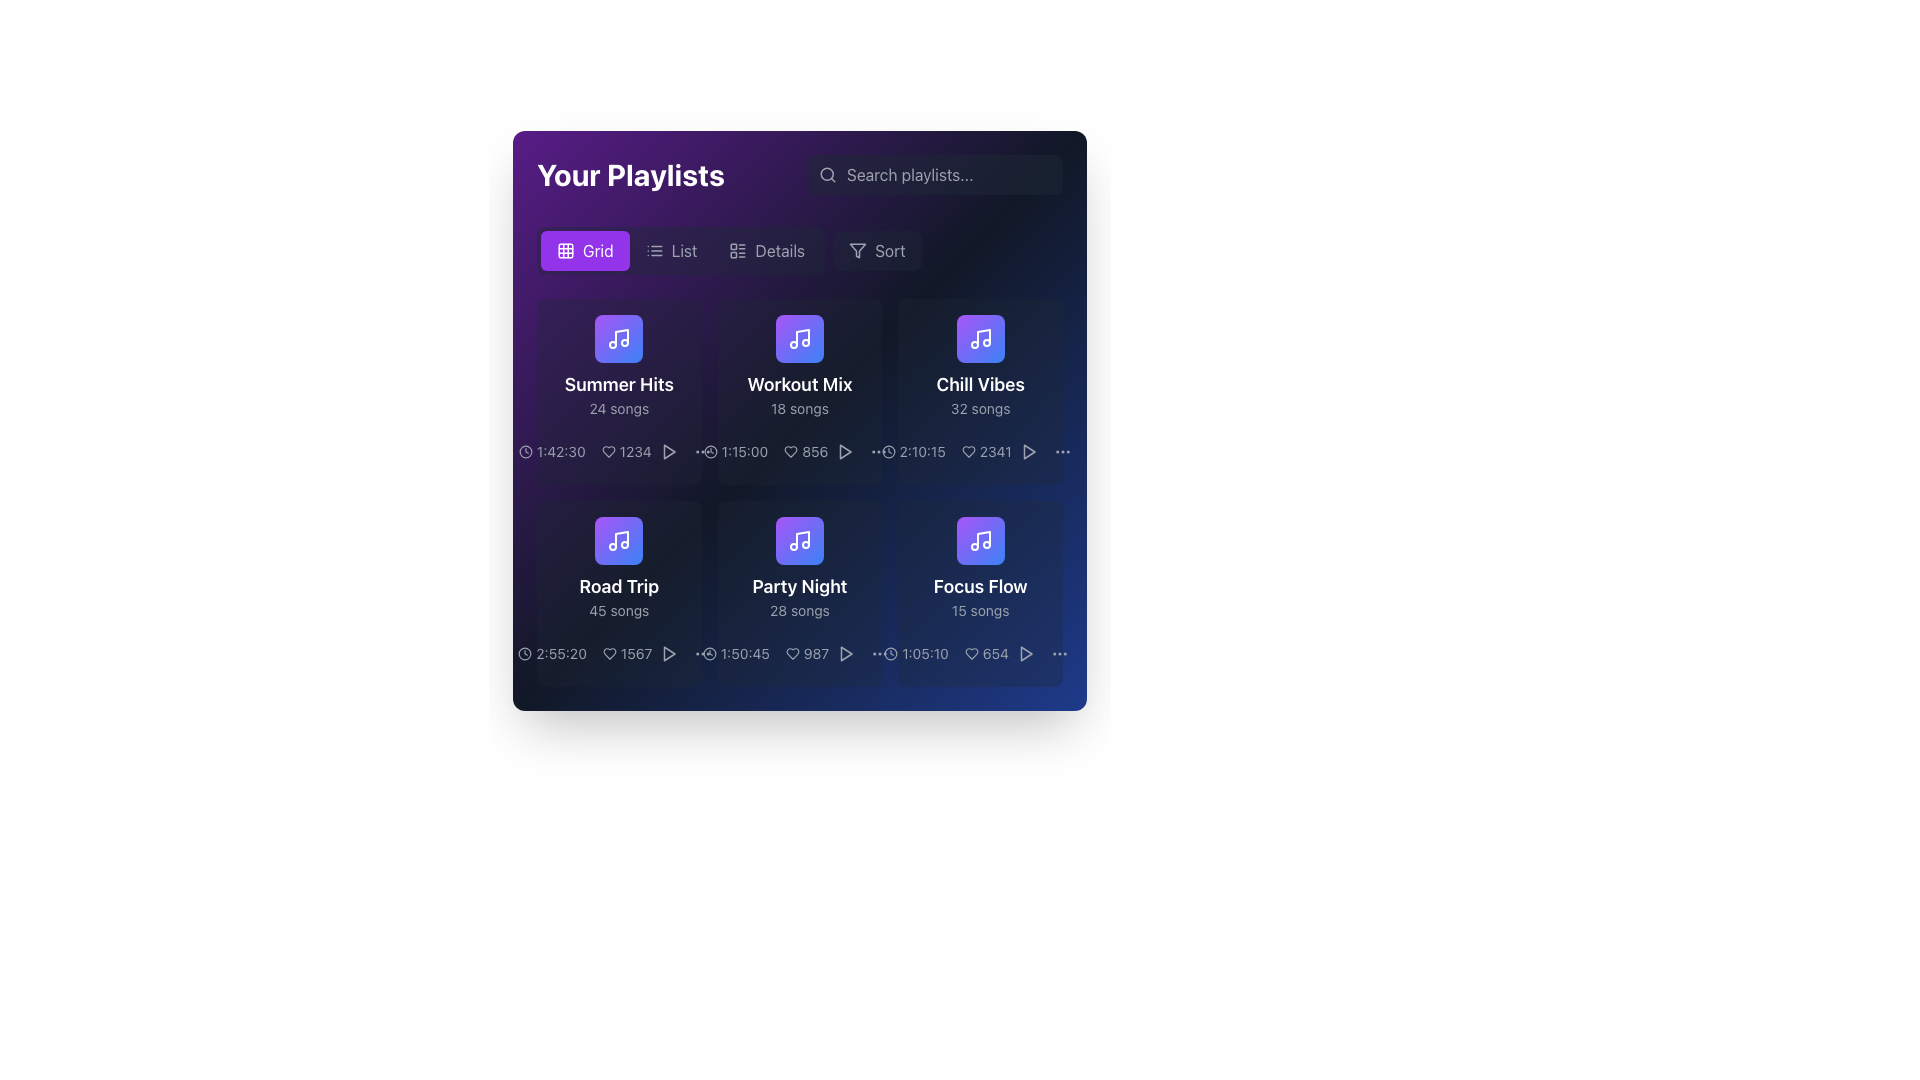 Image resolution: width=1920 pixels, height=1080 pixels. Describe the element at coordinates (800, 540) in the screenshot. I see `the square button with a gradient background from purple to blue featuring a white music note icon, located in the second row, third column of the grid layout` at that location.